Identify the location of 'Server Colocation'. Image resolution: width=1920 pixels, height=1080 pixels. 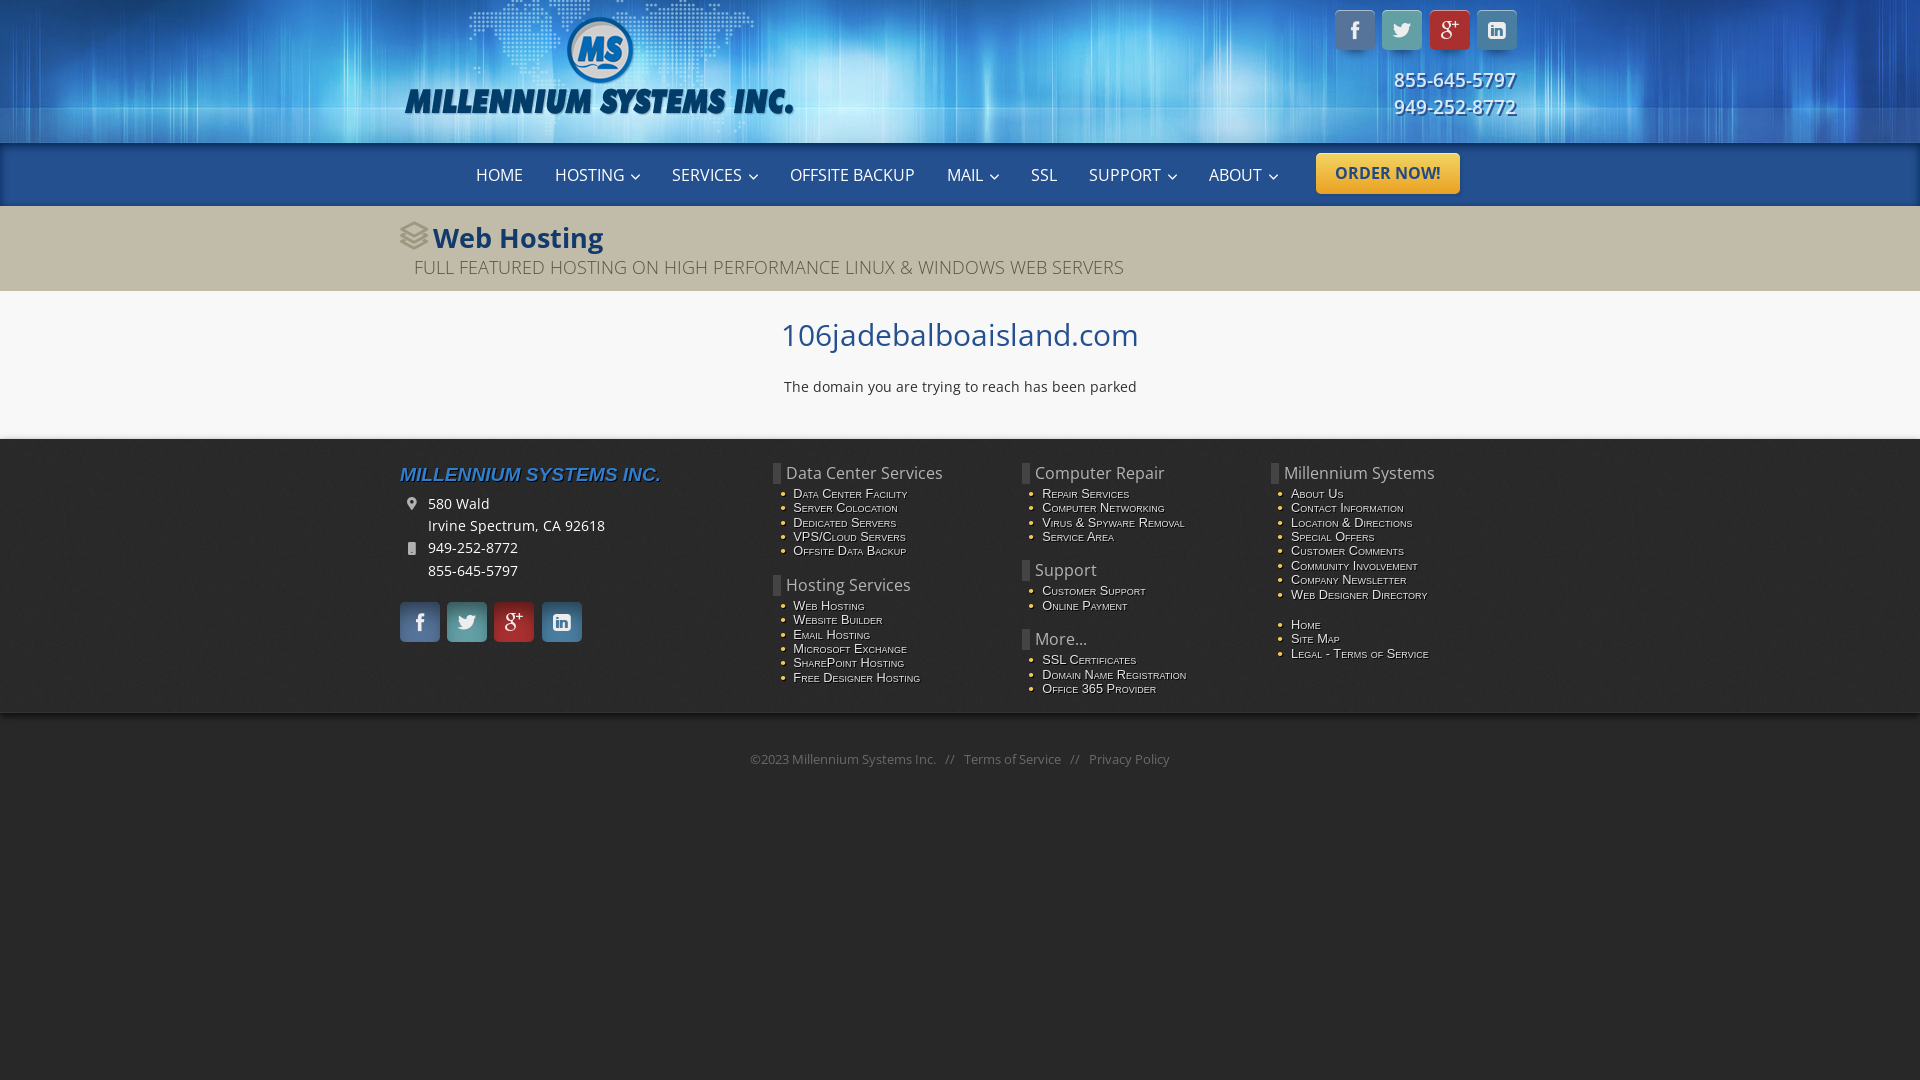
(845, 506).